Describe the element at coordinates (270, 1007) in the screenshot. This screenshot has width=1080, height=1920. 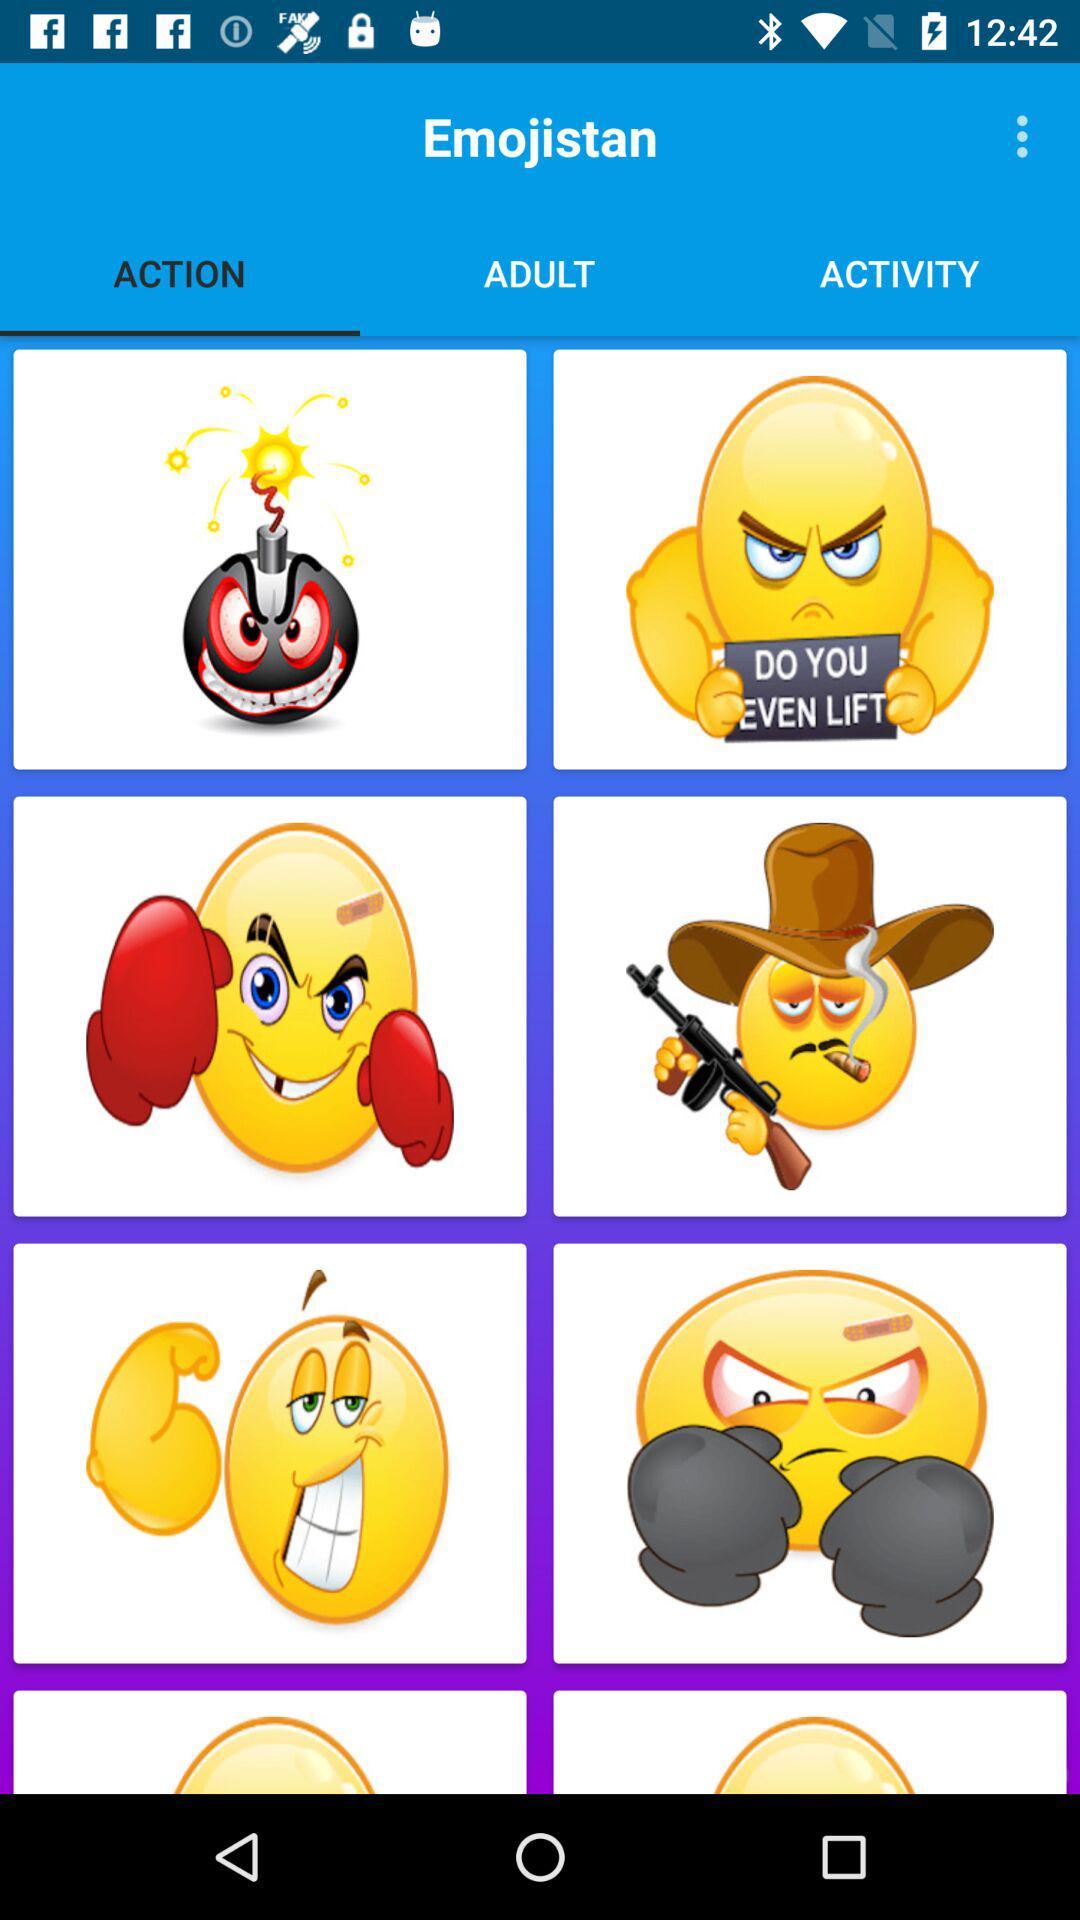
I see `the first image in second row` at that location.